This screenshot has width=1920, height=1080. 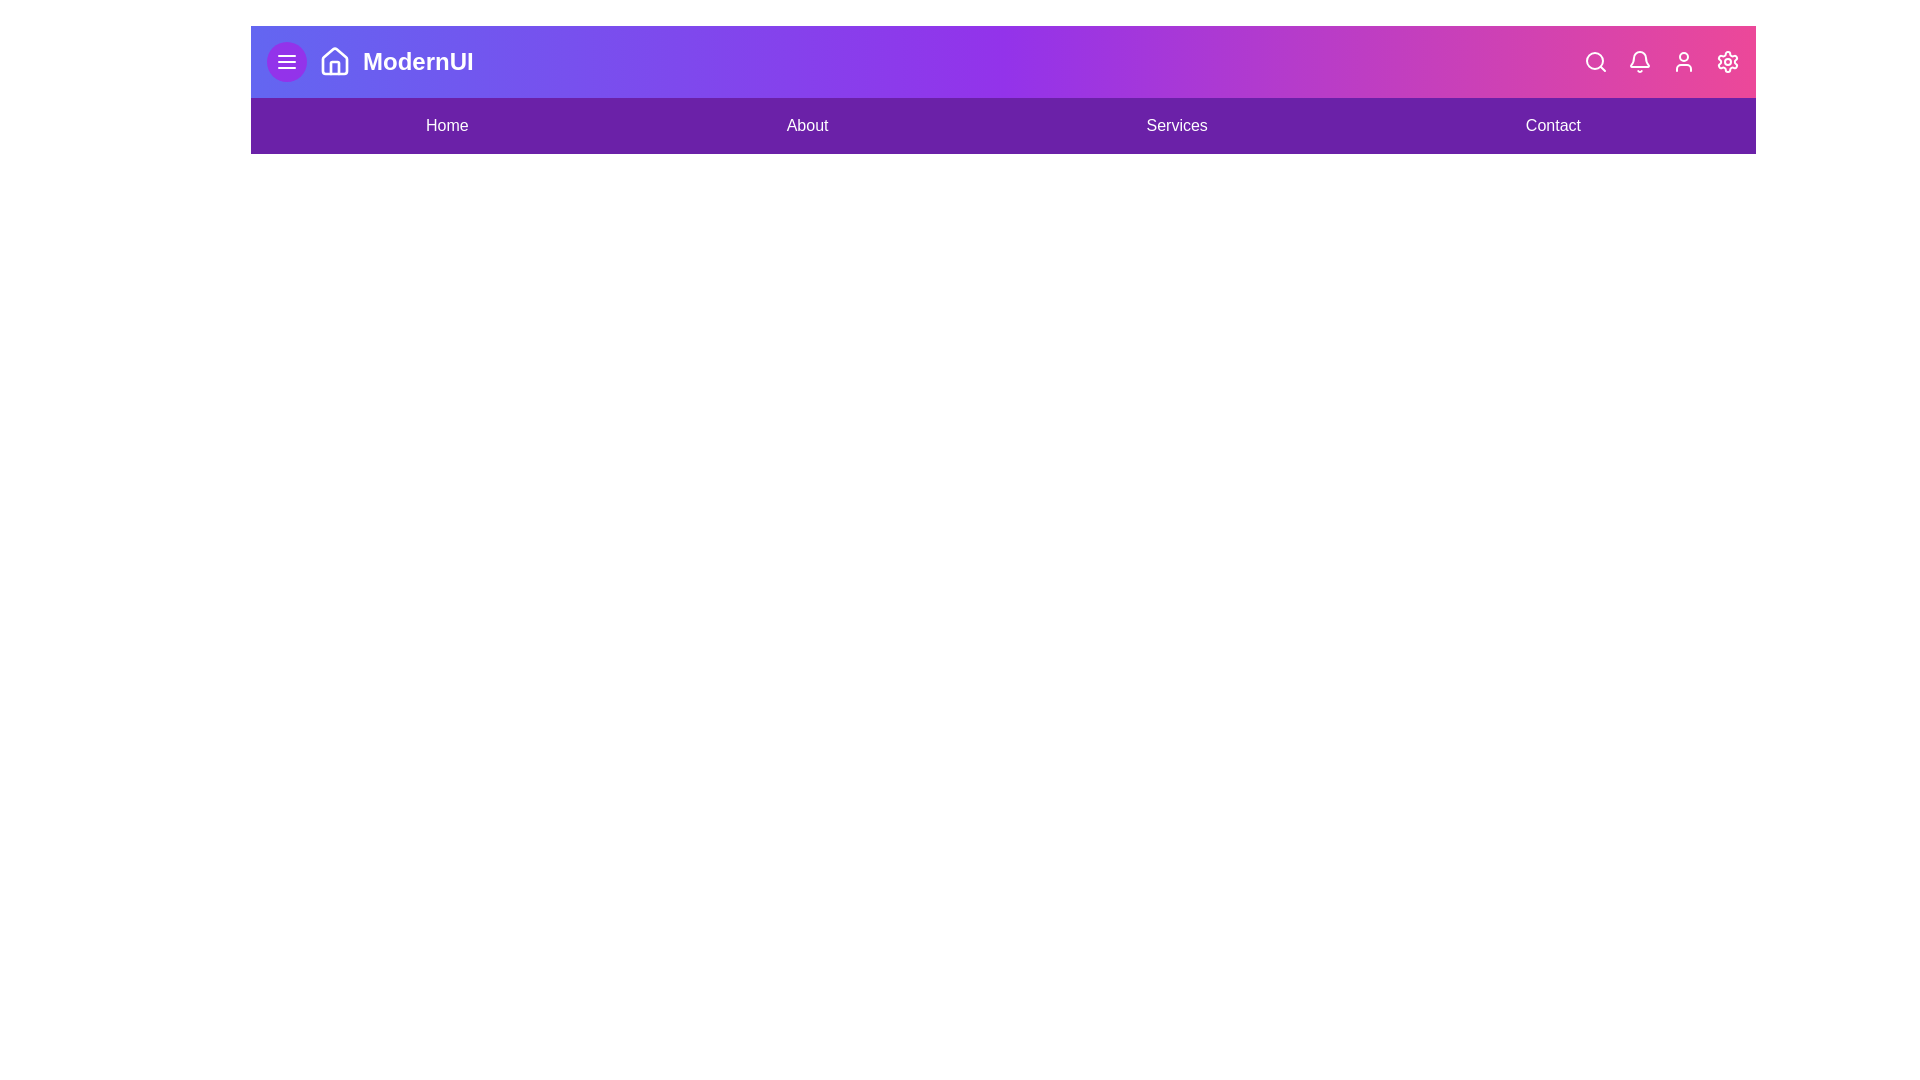 I want to click on the navigation link labeled Home to navigate to the corresponding section, so click(x=446, y=126).